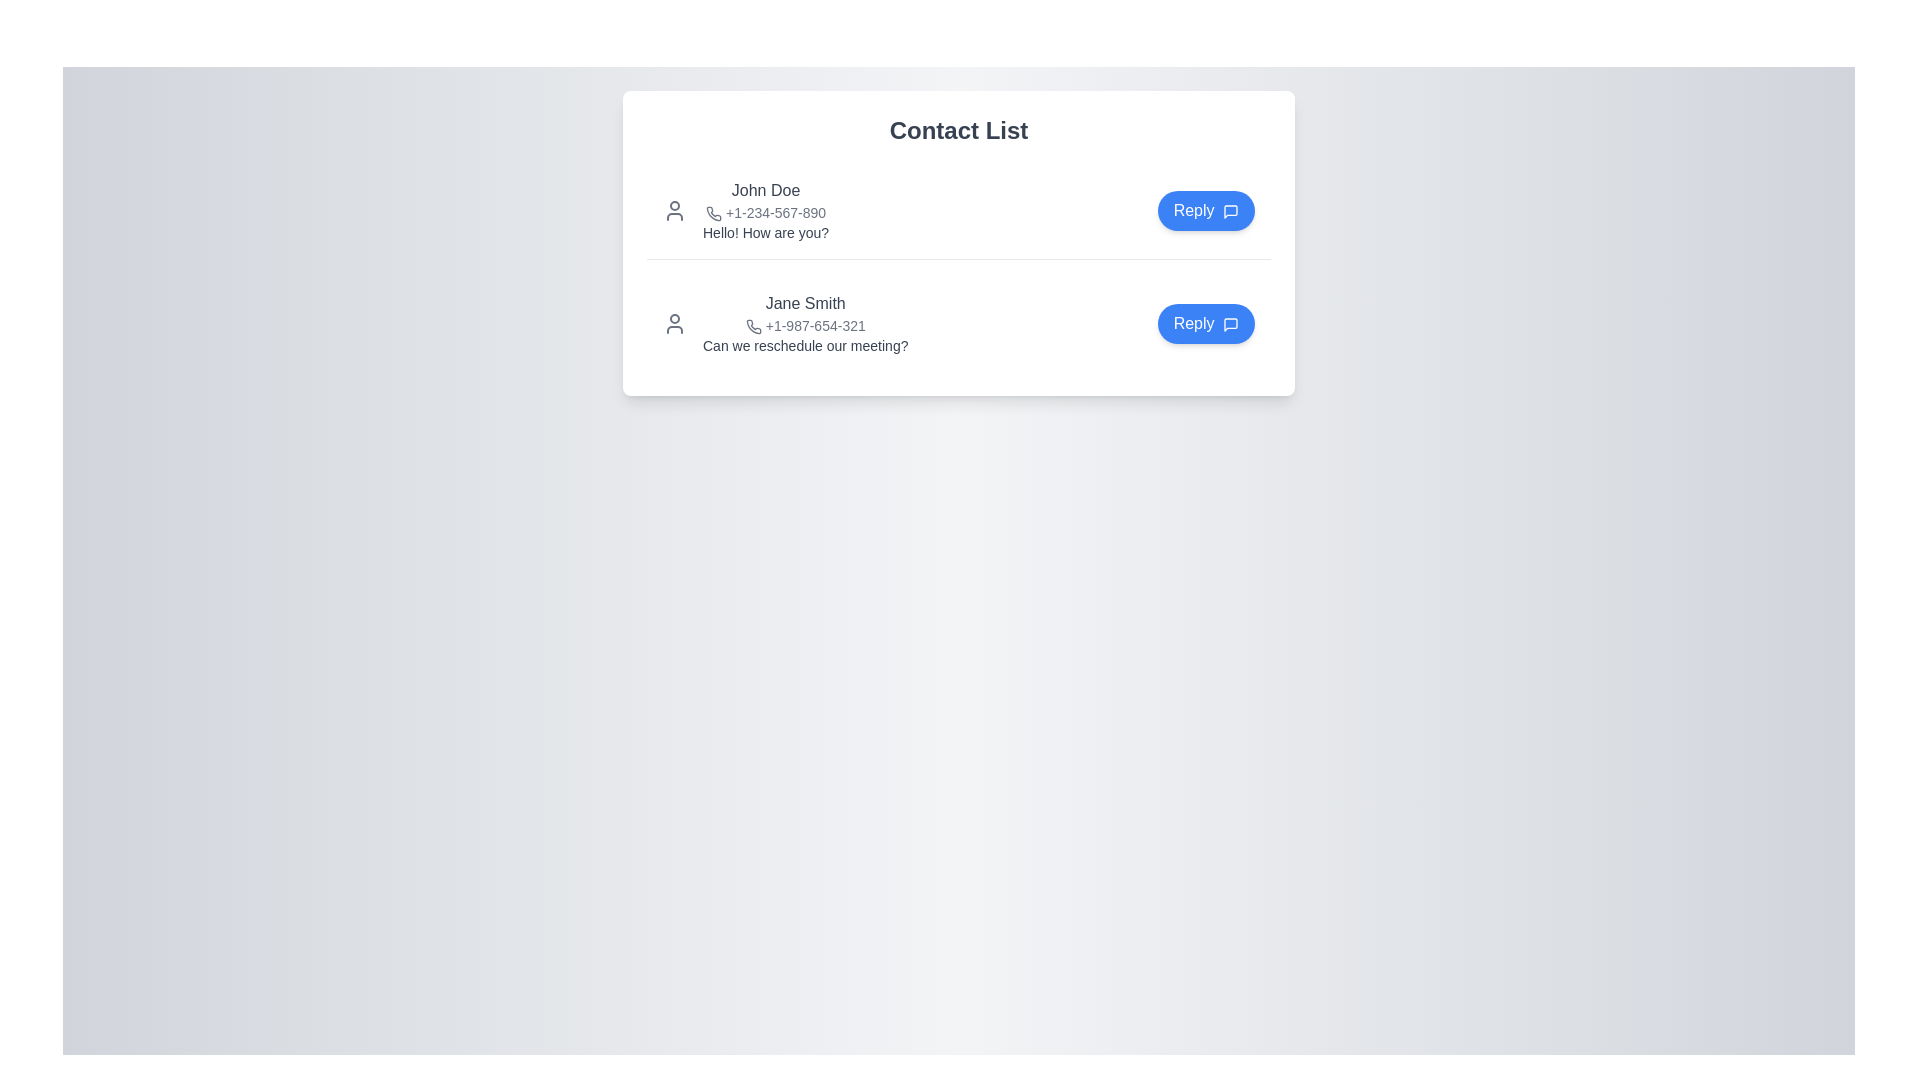 This screenshot has width=1920, height=1080. Describe the element at coordinates (805, 323) in the screenshot. I see `the contact entry for 'Jane Smith', which includes her phone number and a text message, to see additional options` at that location.